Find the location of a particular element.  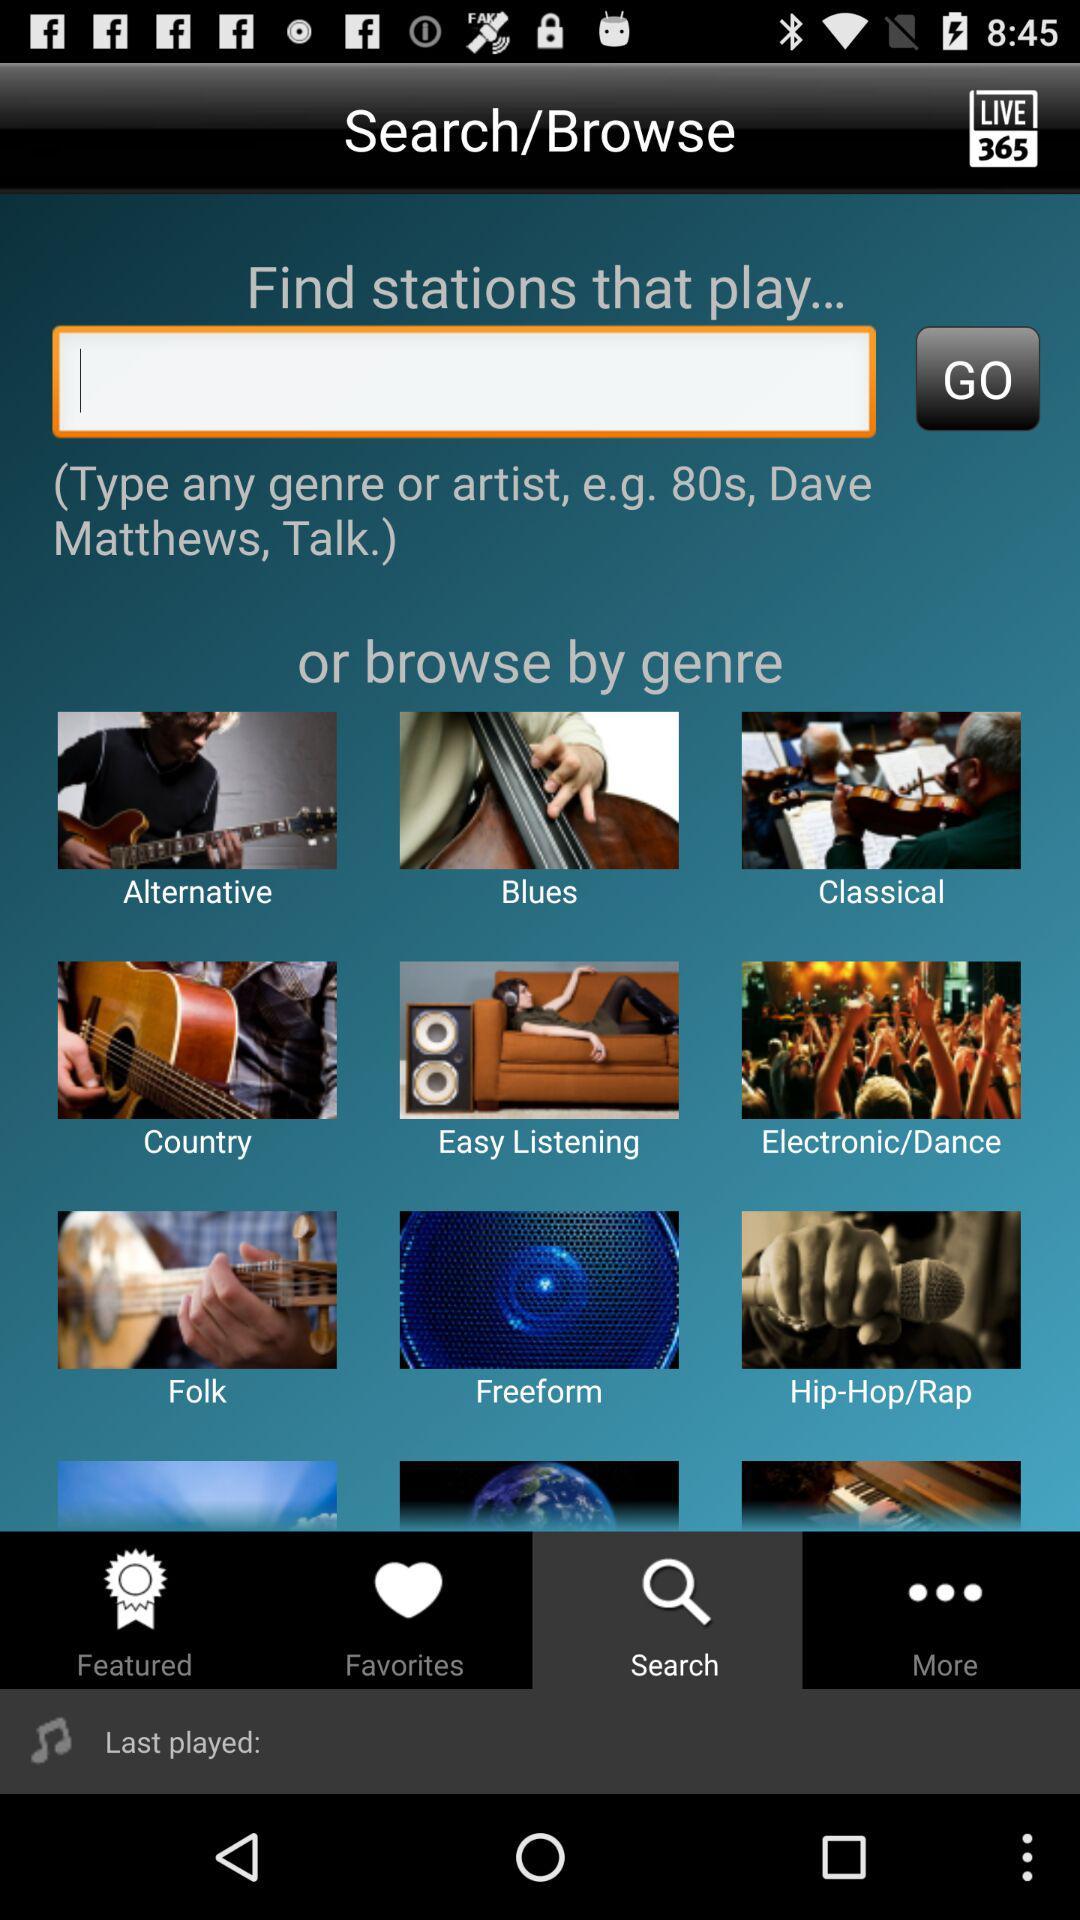

genre is located at coordinates (464, 387).